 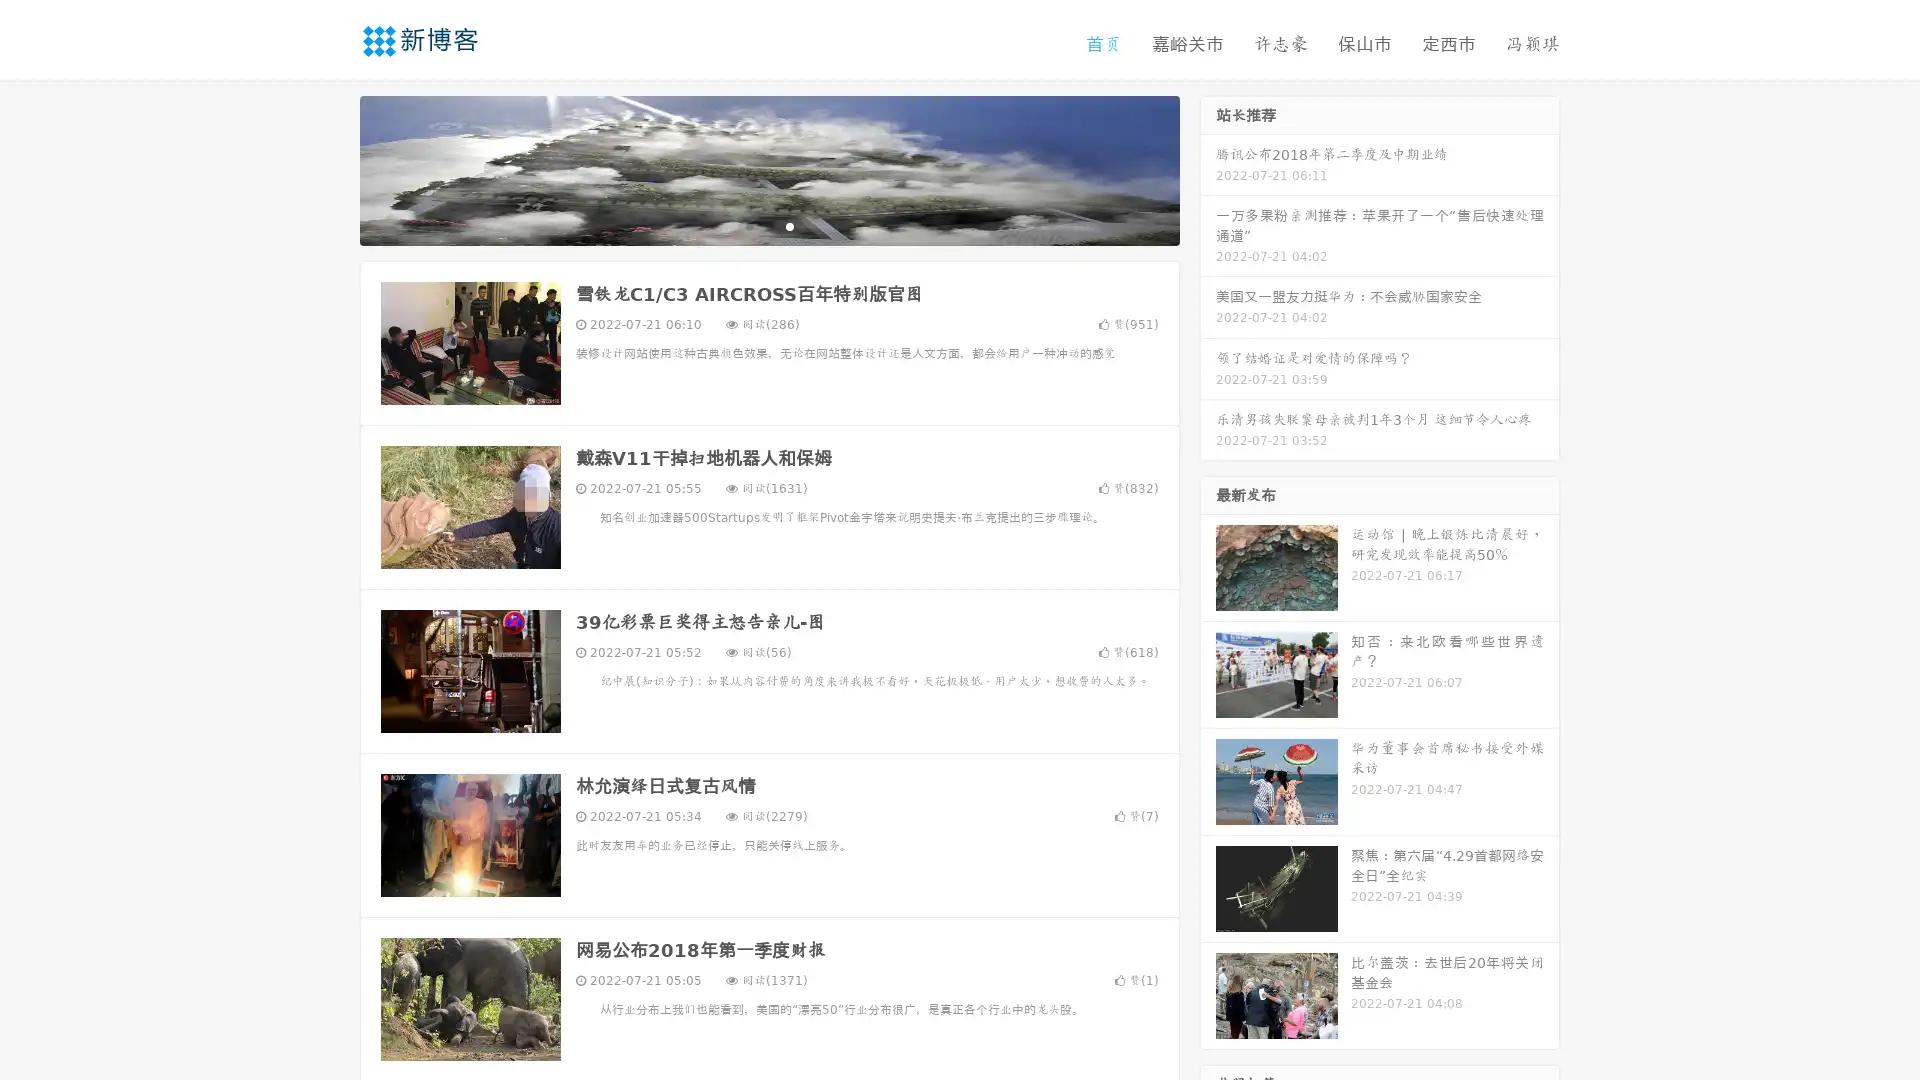 What do you see at coordinates (789, 225) in the screenshot?
I see `Go to slide 3` at bounding box center [789, 225].